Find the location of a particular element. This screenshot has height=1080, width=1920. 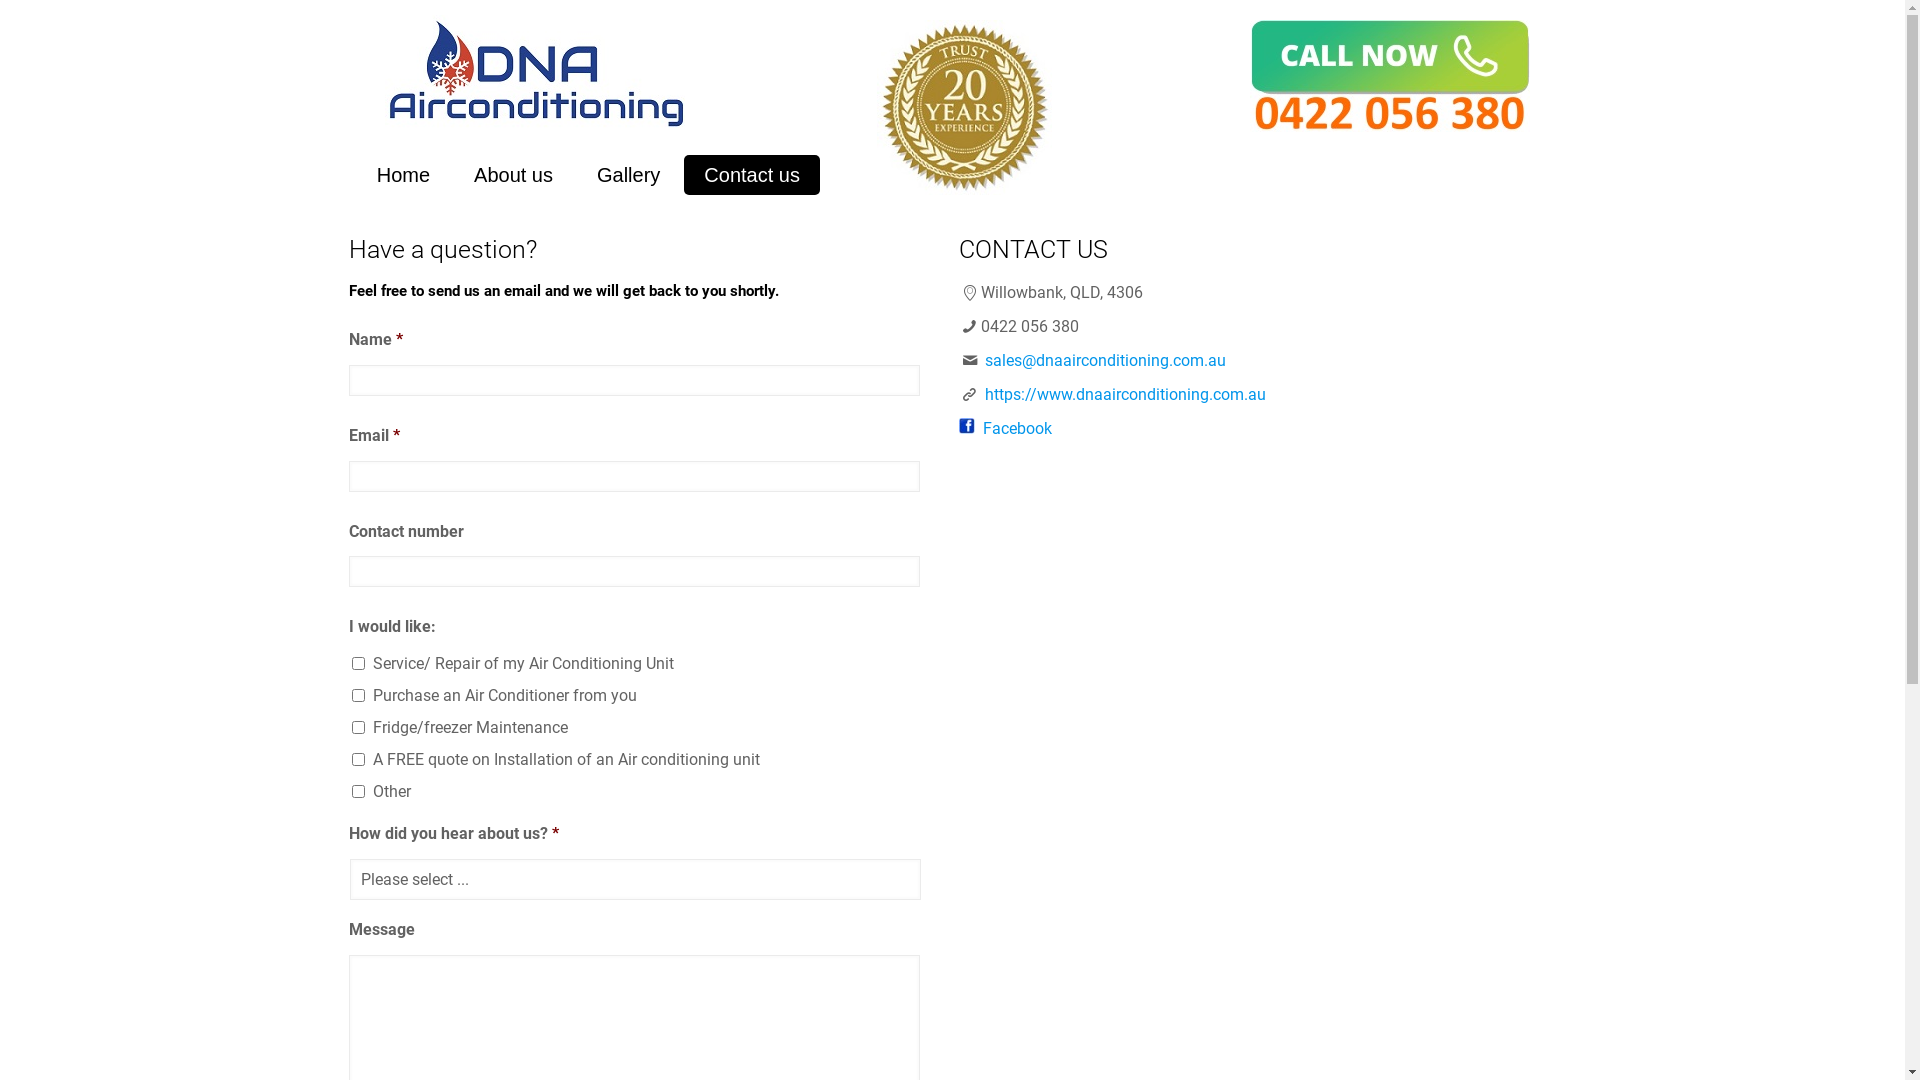

'https://www.dnaairconditioning.com.au' is located at coordinates (984, 394).